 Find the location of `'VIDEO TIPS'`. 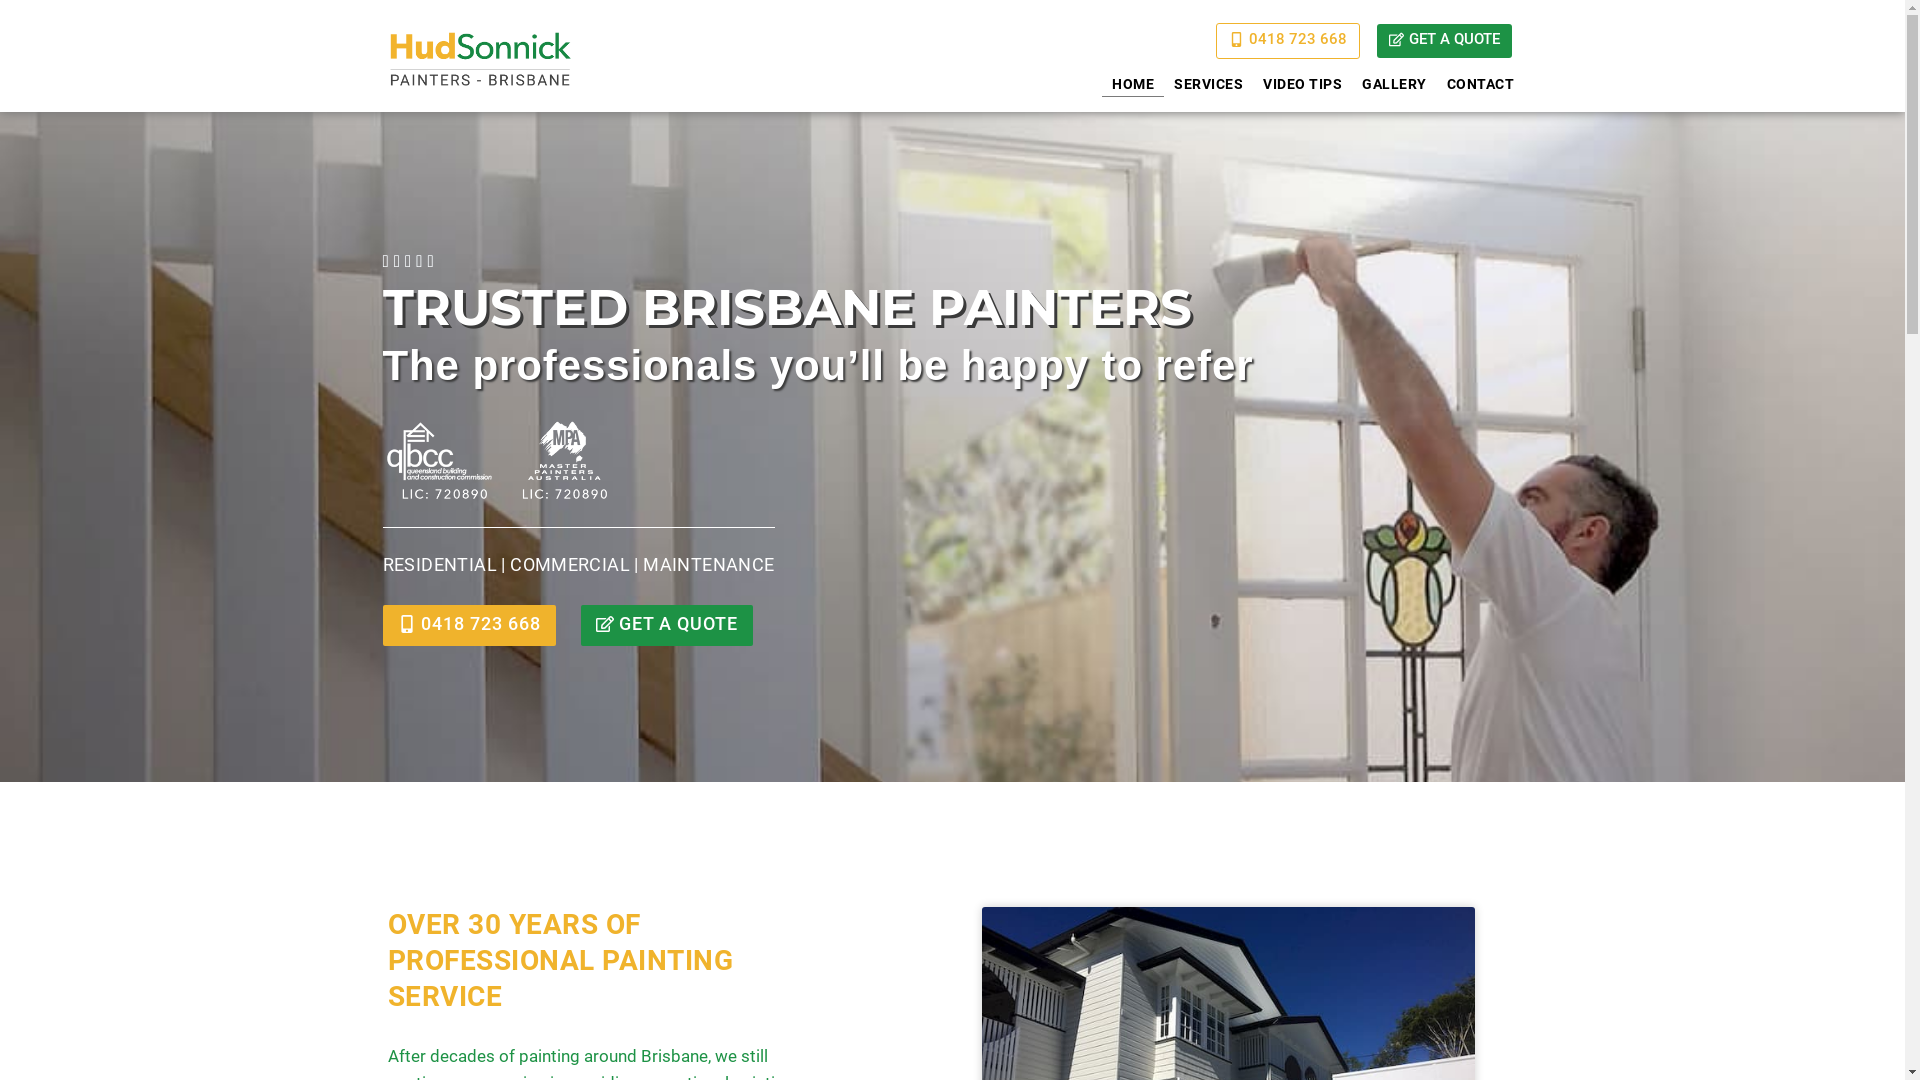

'VIDEO TIPS' is located at coordinates (1251, 83).